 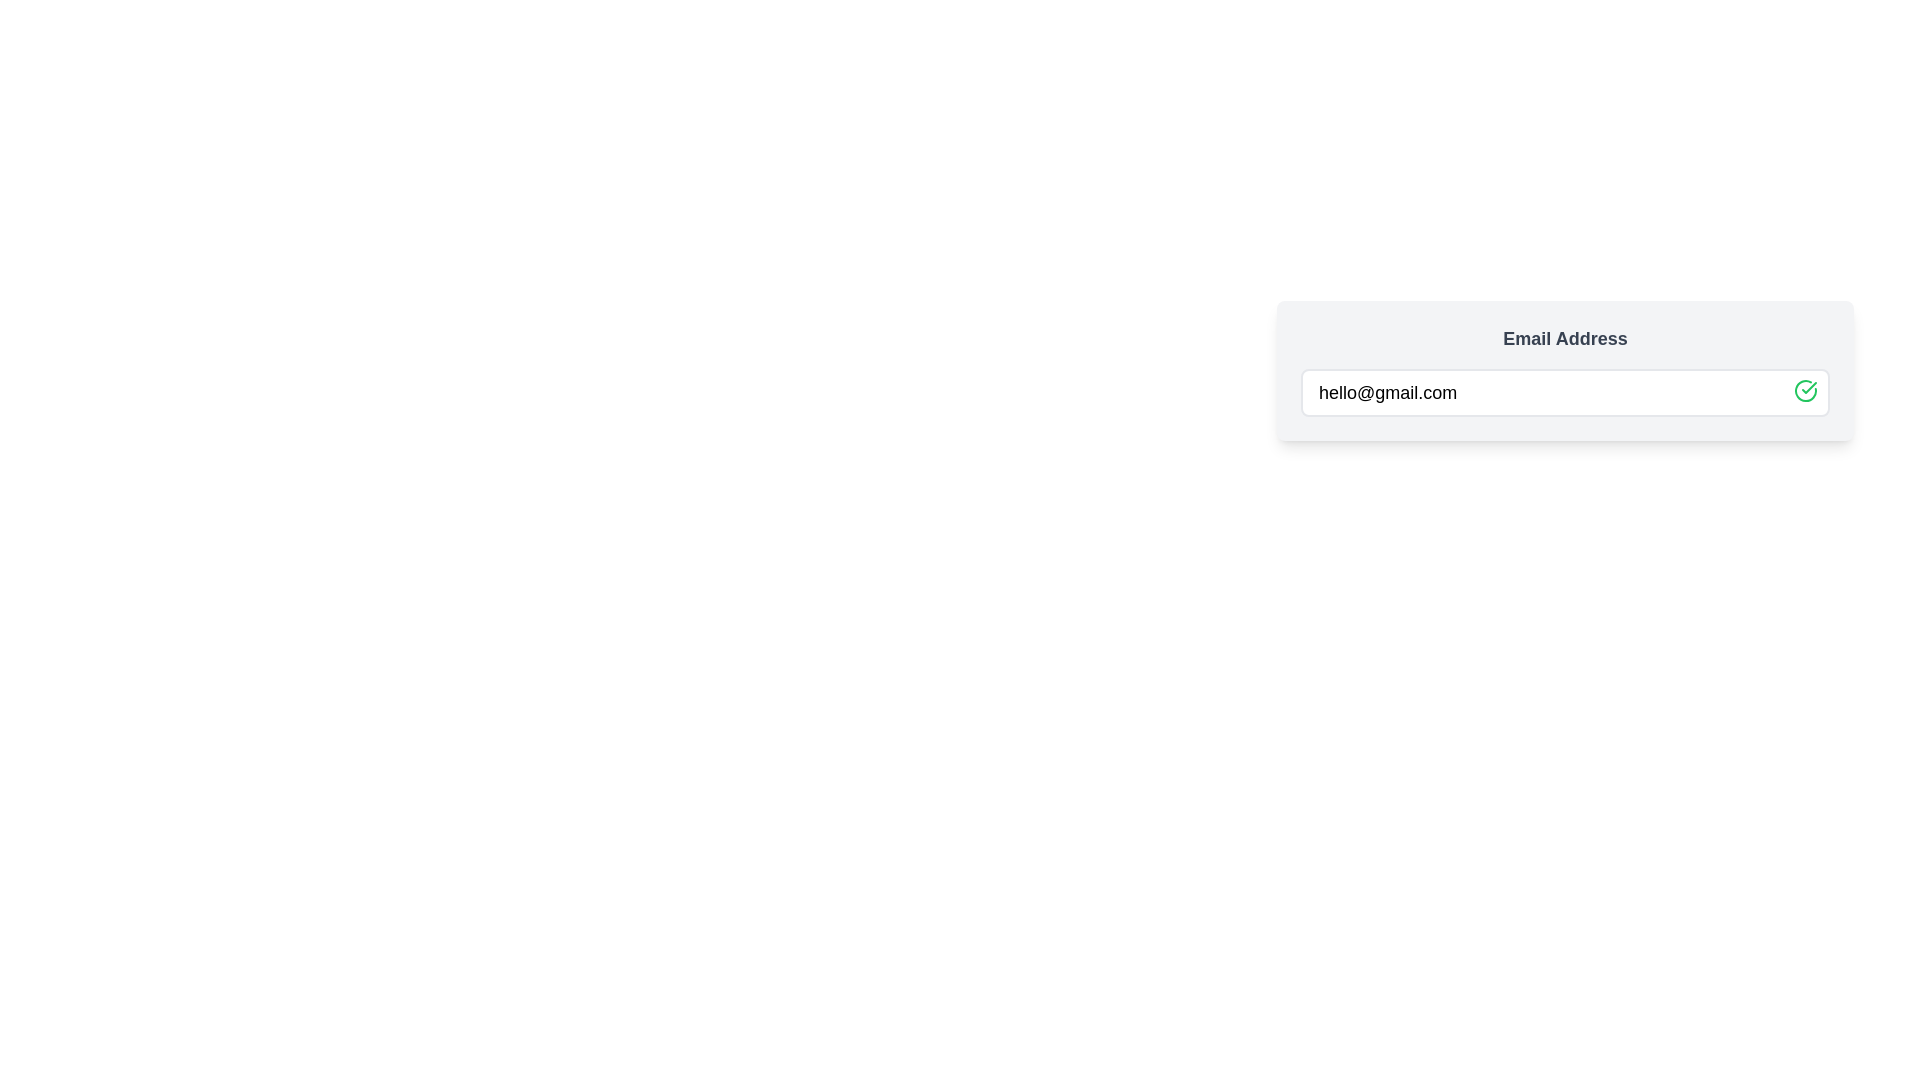 What do you see at coordinates (1805, 390) in the screenshot?
I see `the green circular icon with a white checkmark, which indicates correctness or validation, positioned to the far right of the email input field` at bounding box center [1805, 390].